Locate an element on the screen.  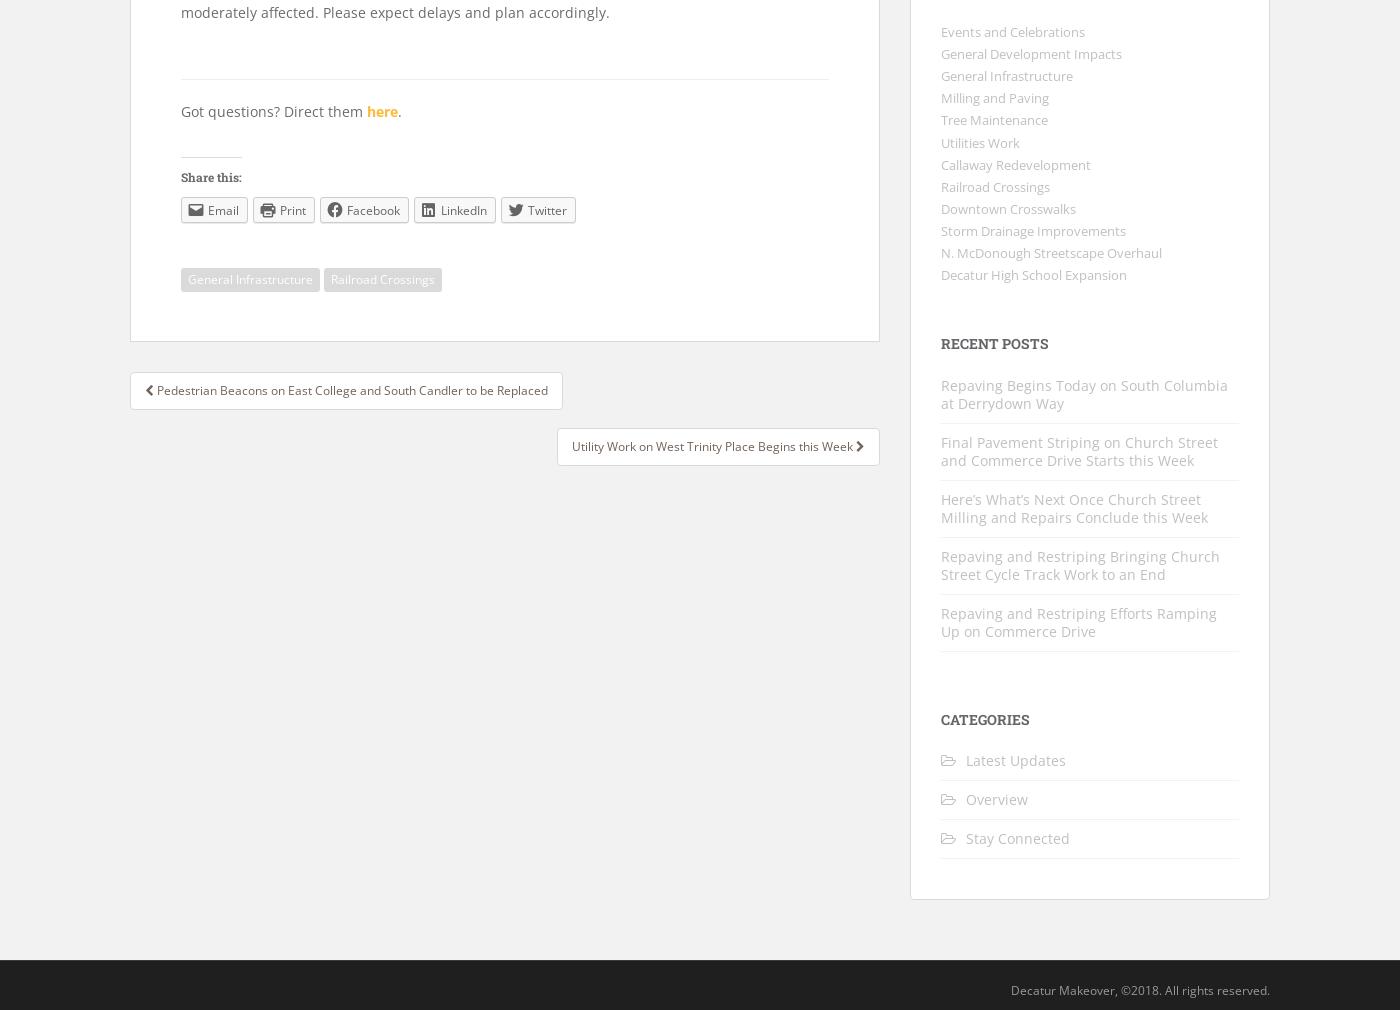
'Events and Celebrations' is located at coordinates (1013, 31).